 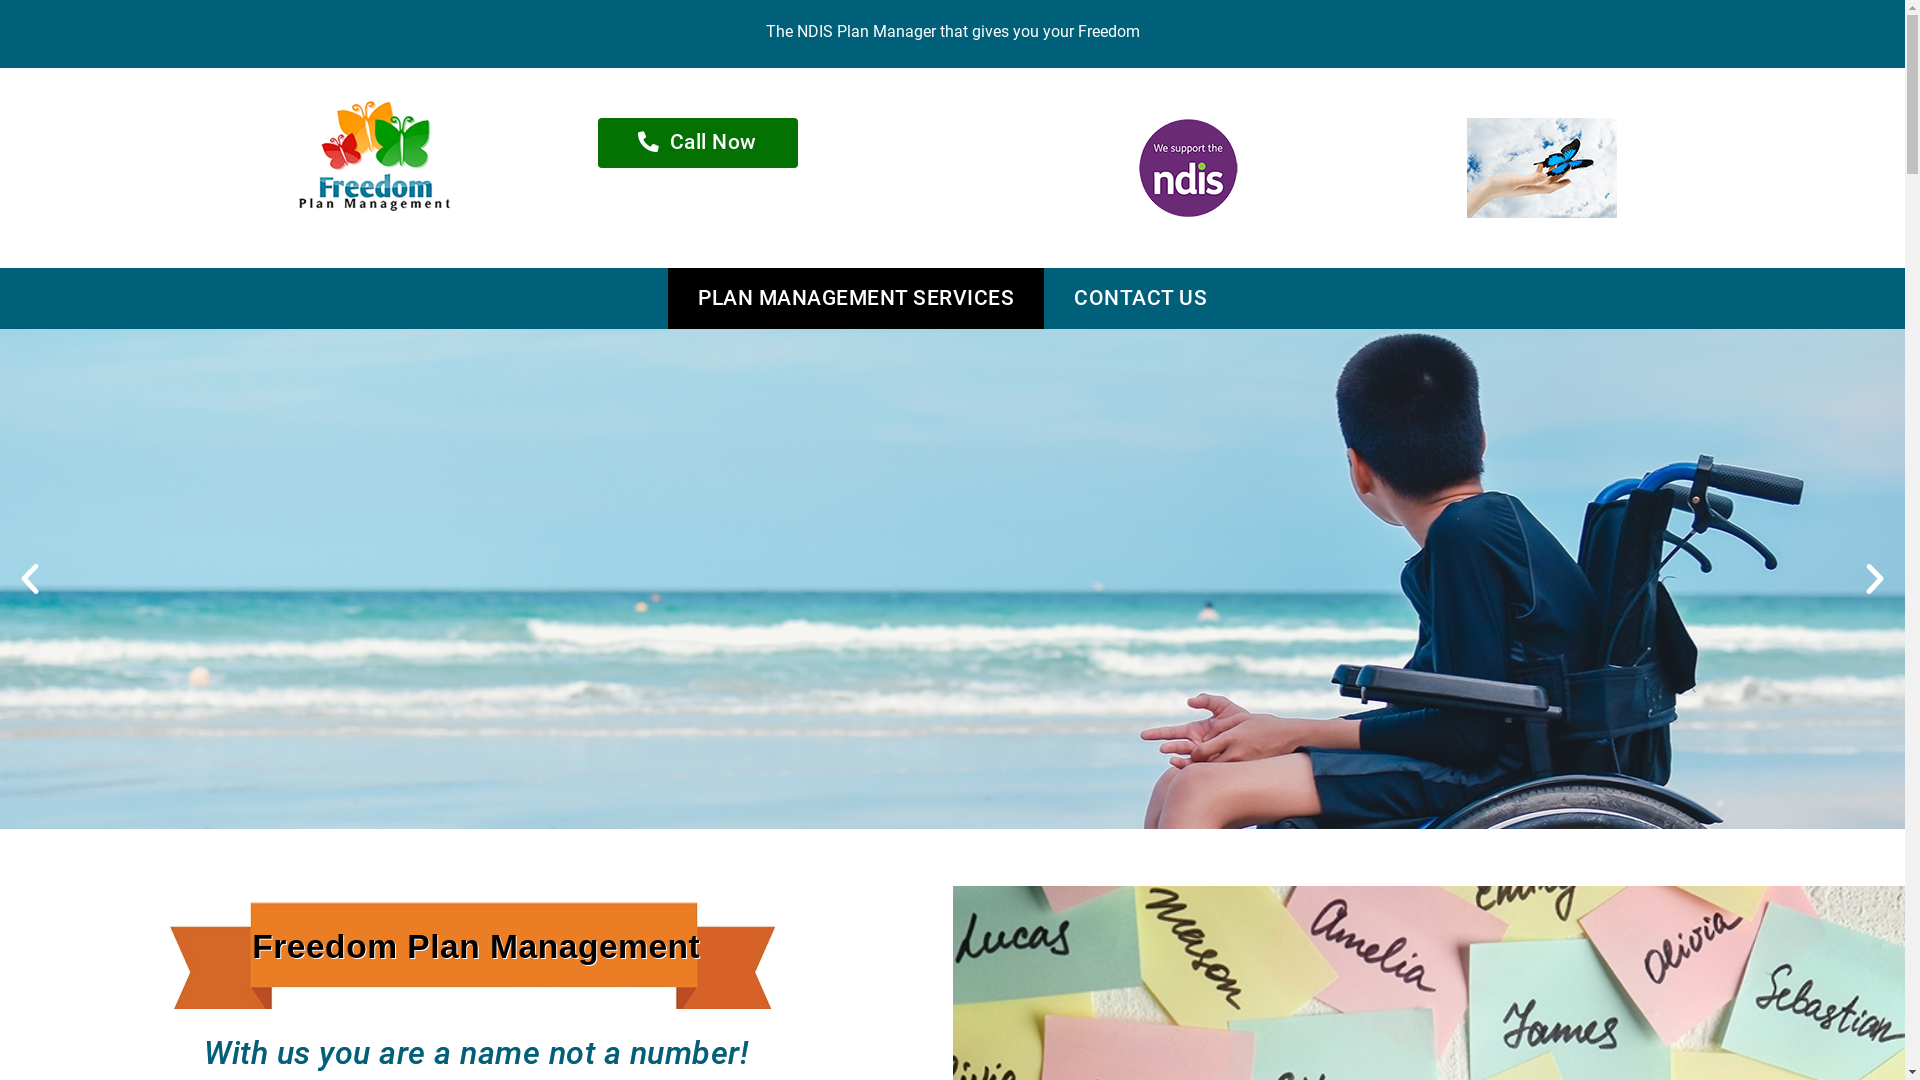 I want to click on 'PLAN MANAGEMENT SERVICES', so click(x=855, y=298).